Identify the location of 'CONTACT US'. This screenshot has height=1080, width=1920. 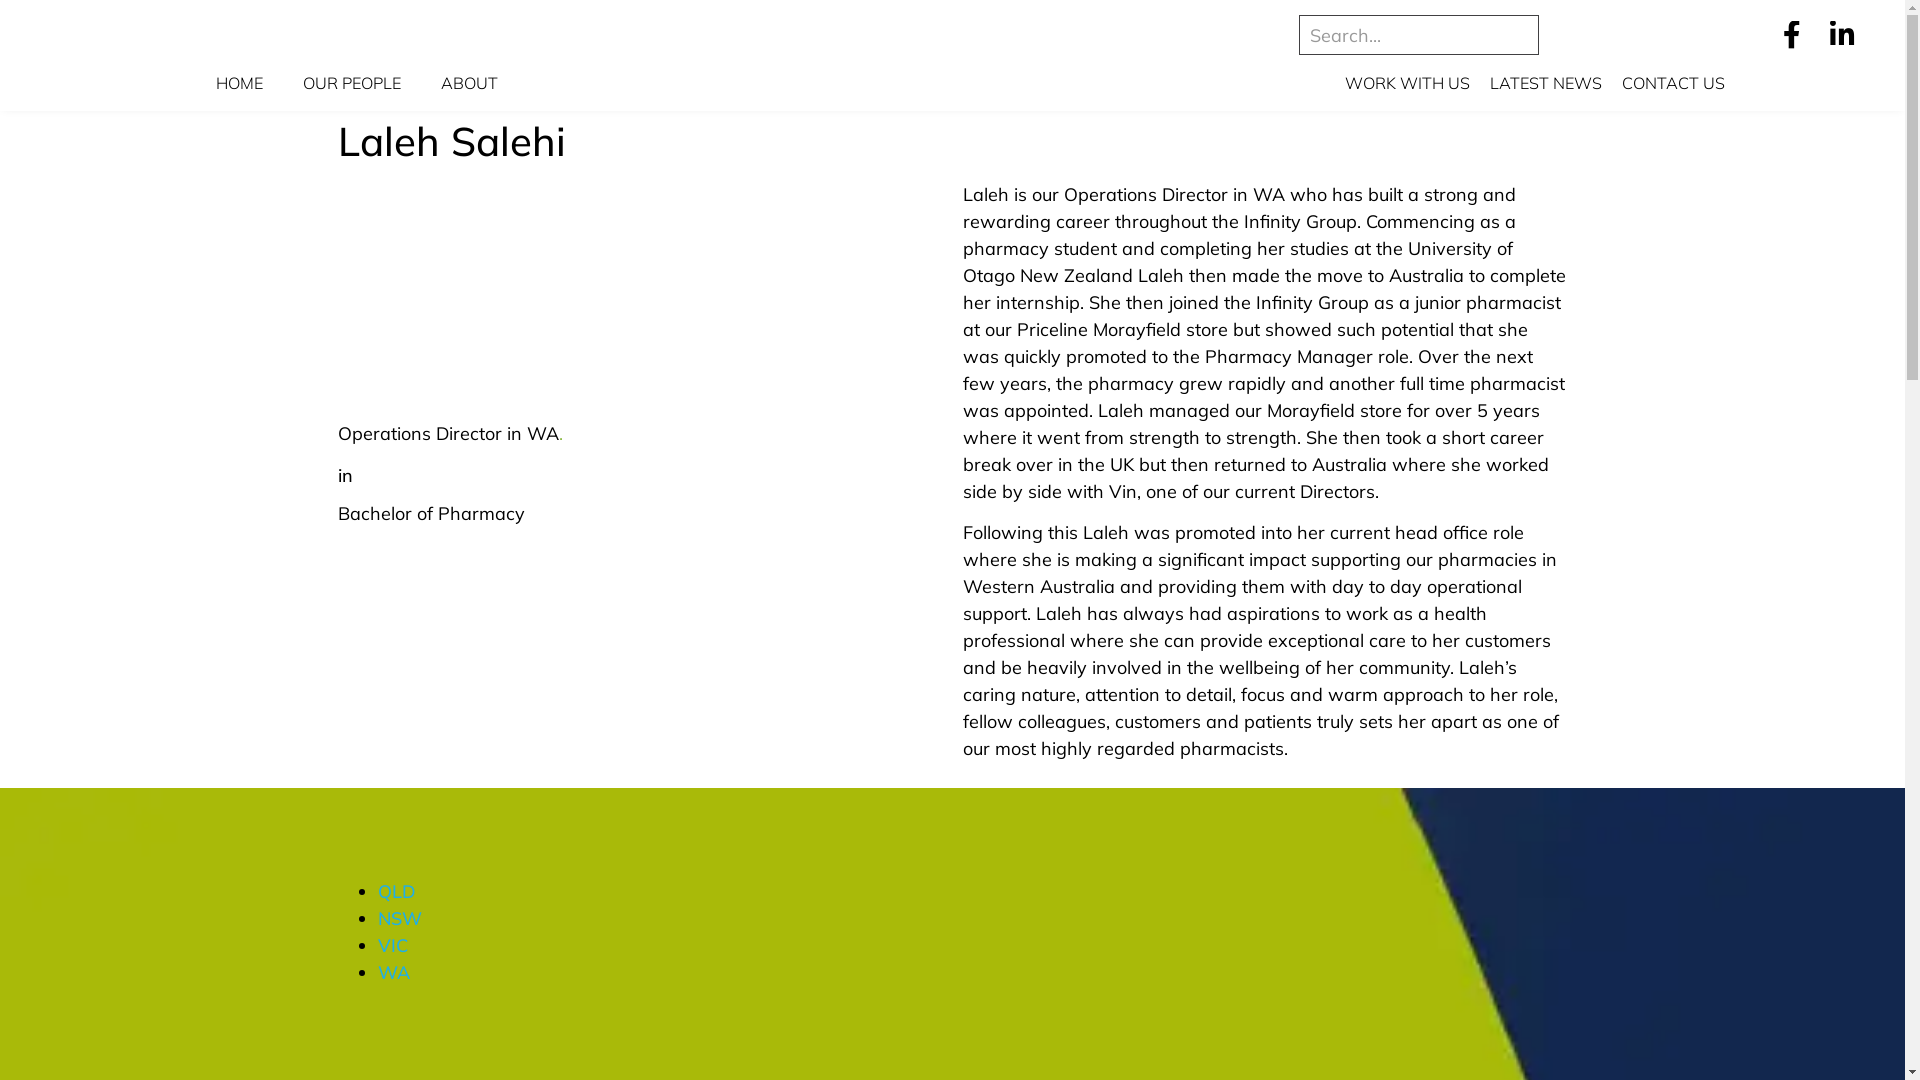
(1673, 82).